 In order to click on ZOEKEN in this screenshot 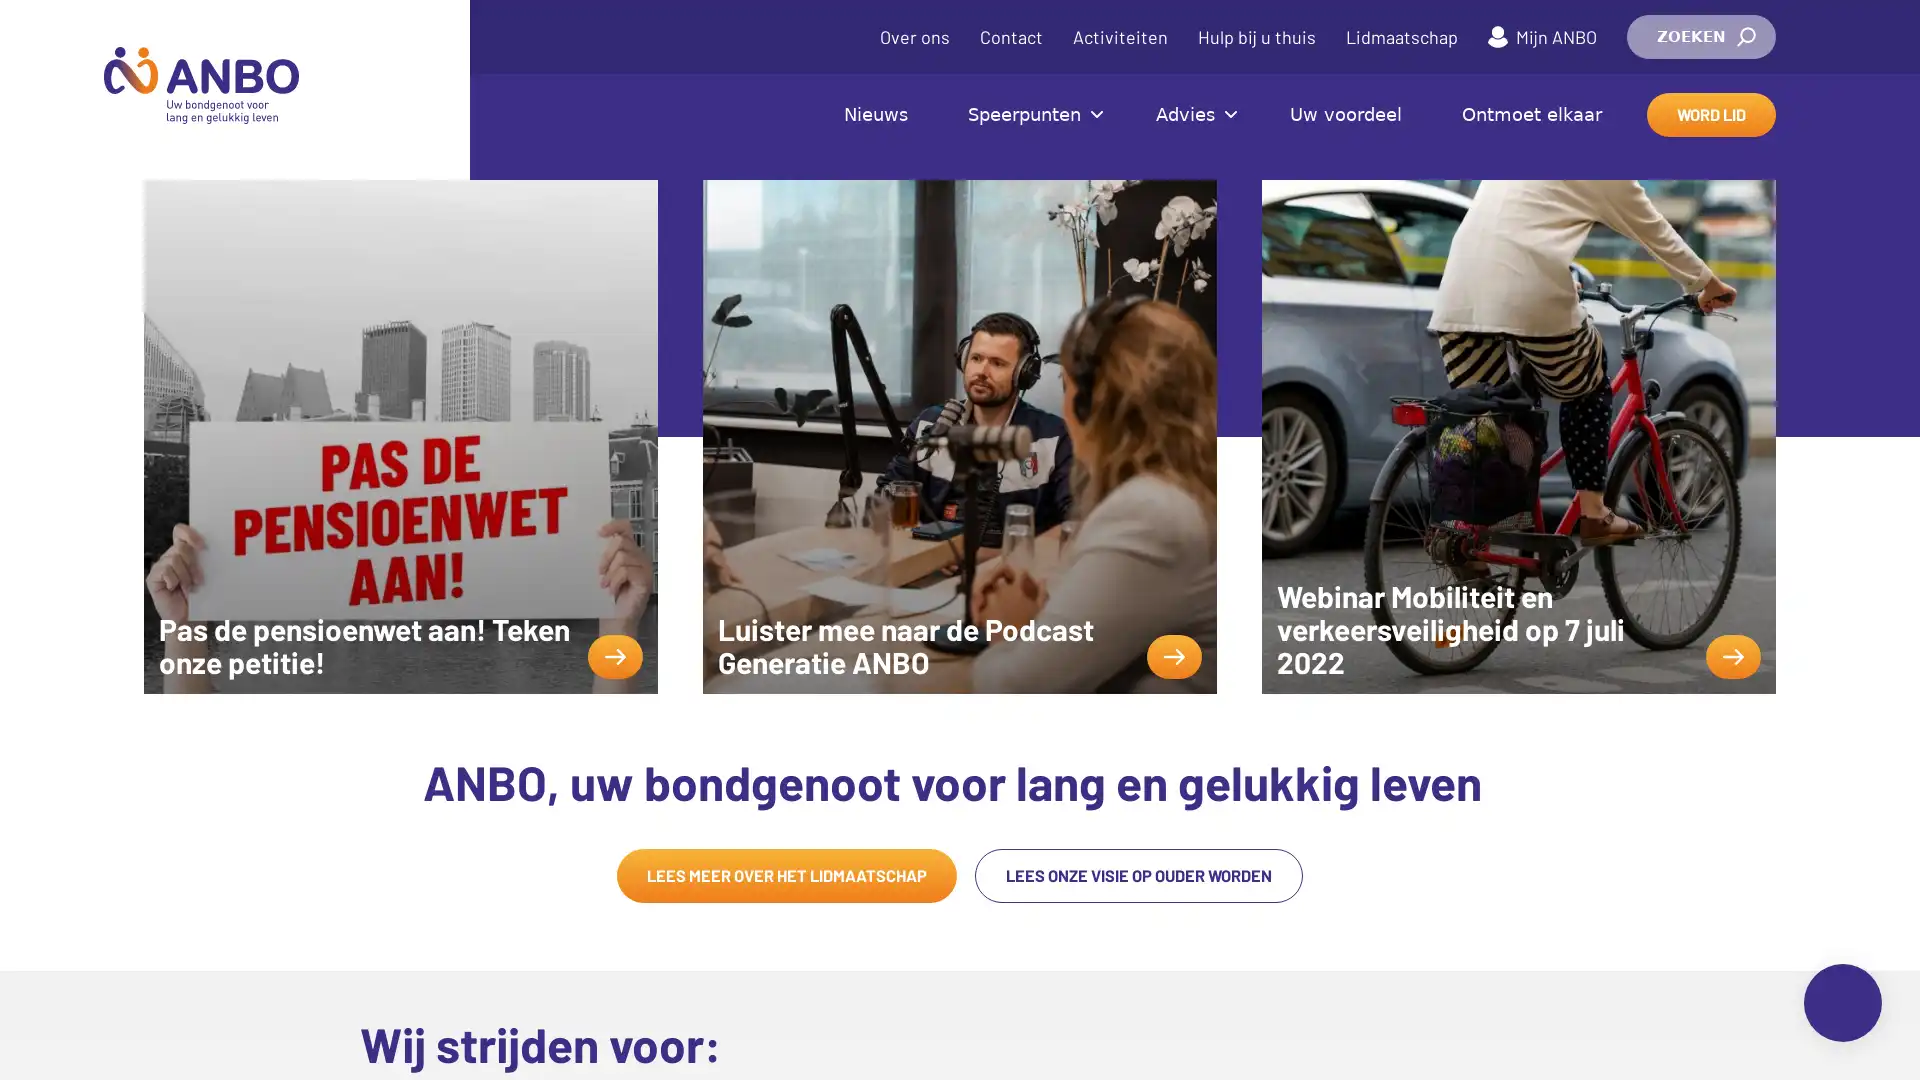, I will do `click(1700, 37)`.